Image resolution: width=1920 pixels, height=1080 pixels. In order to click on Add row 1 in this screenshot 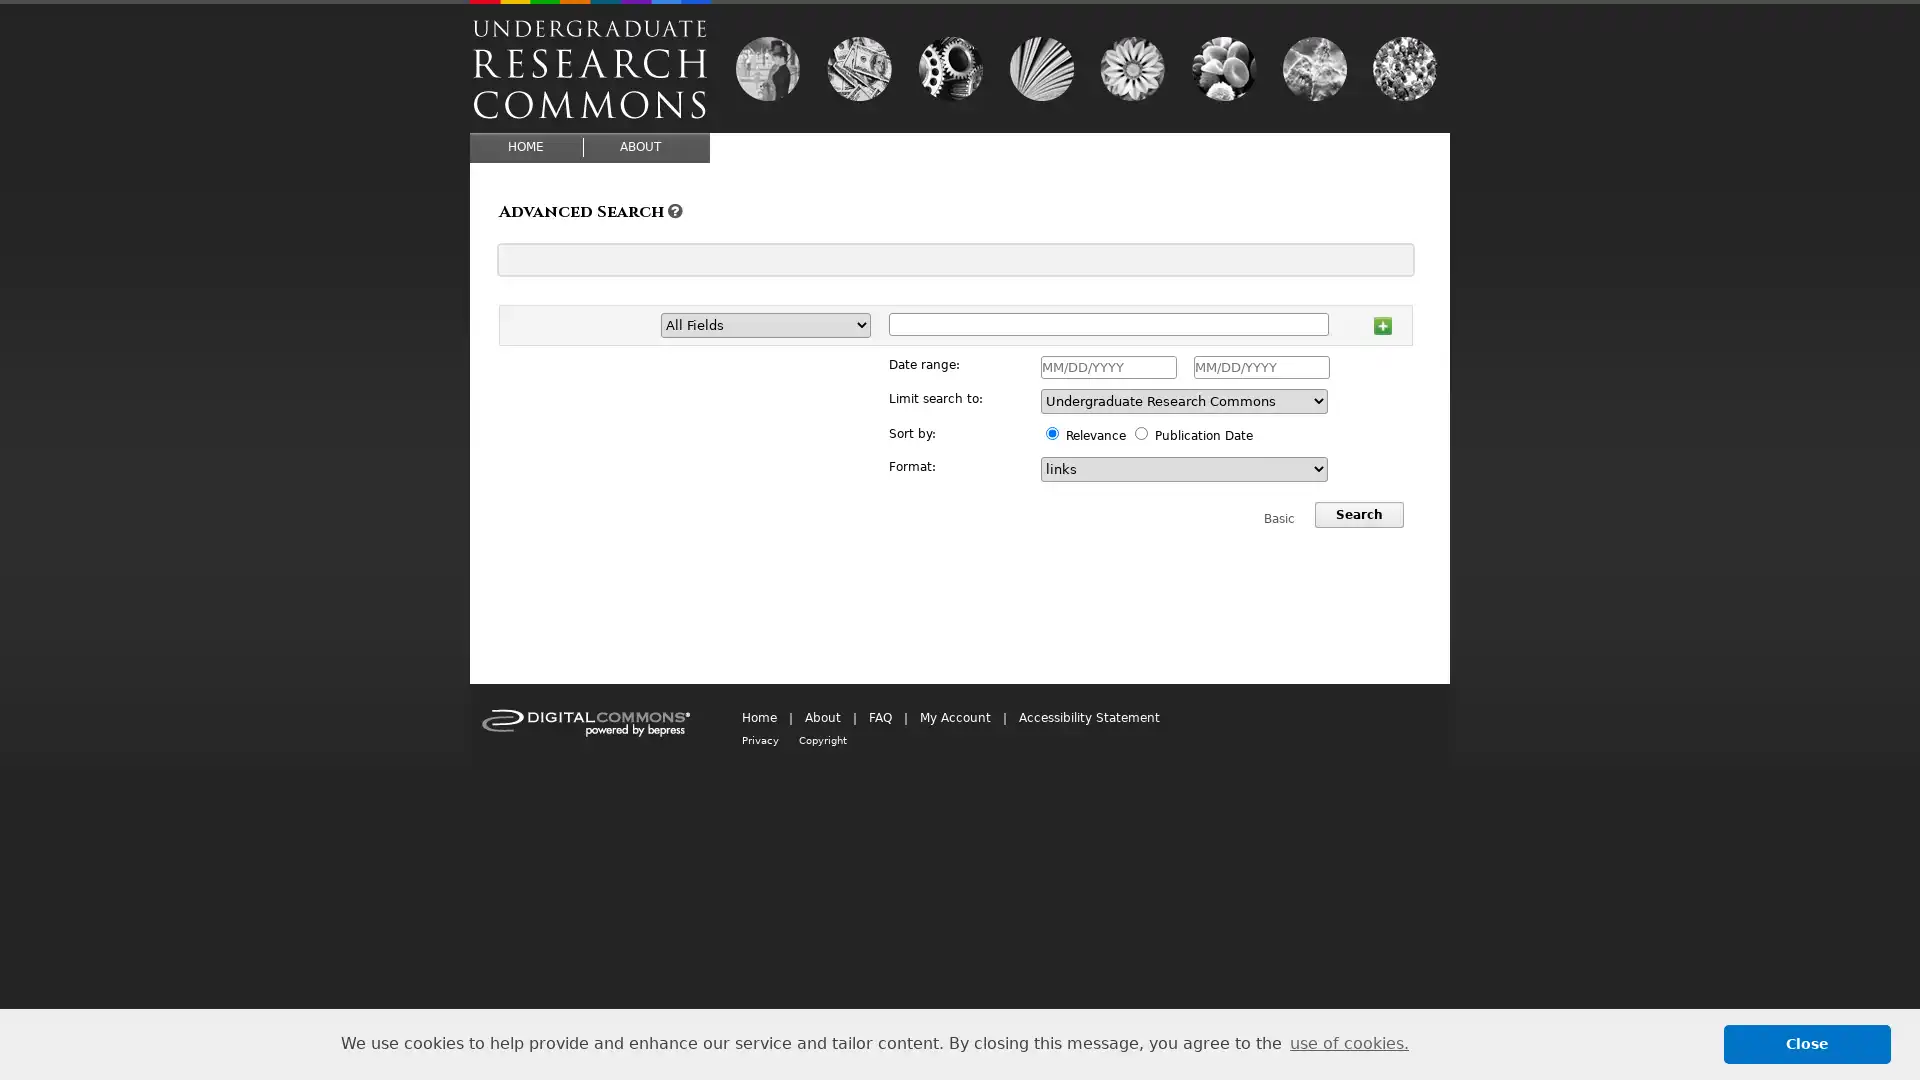, I will do `click(1381, 322)`.